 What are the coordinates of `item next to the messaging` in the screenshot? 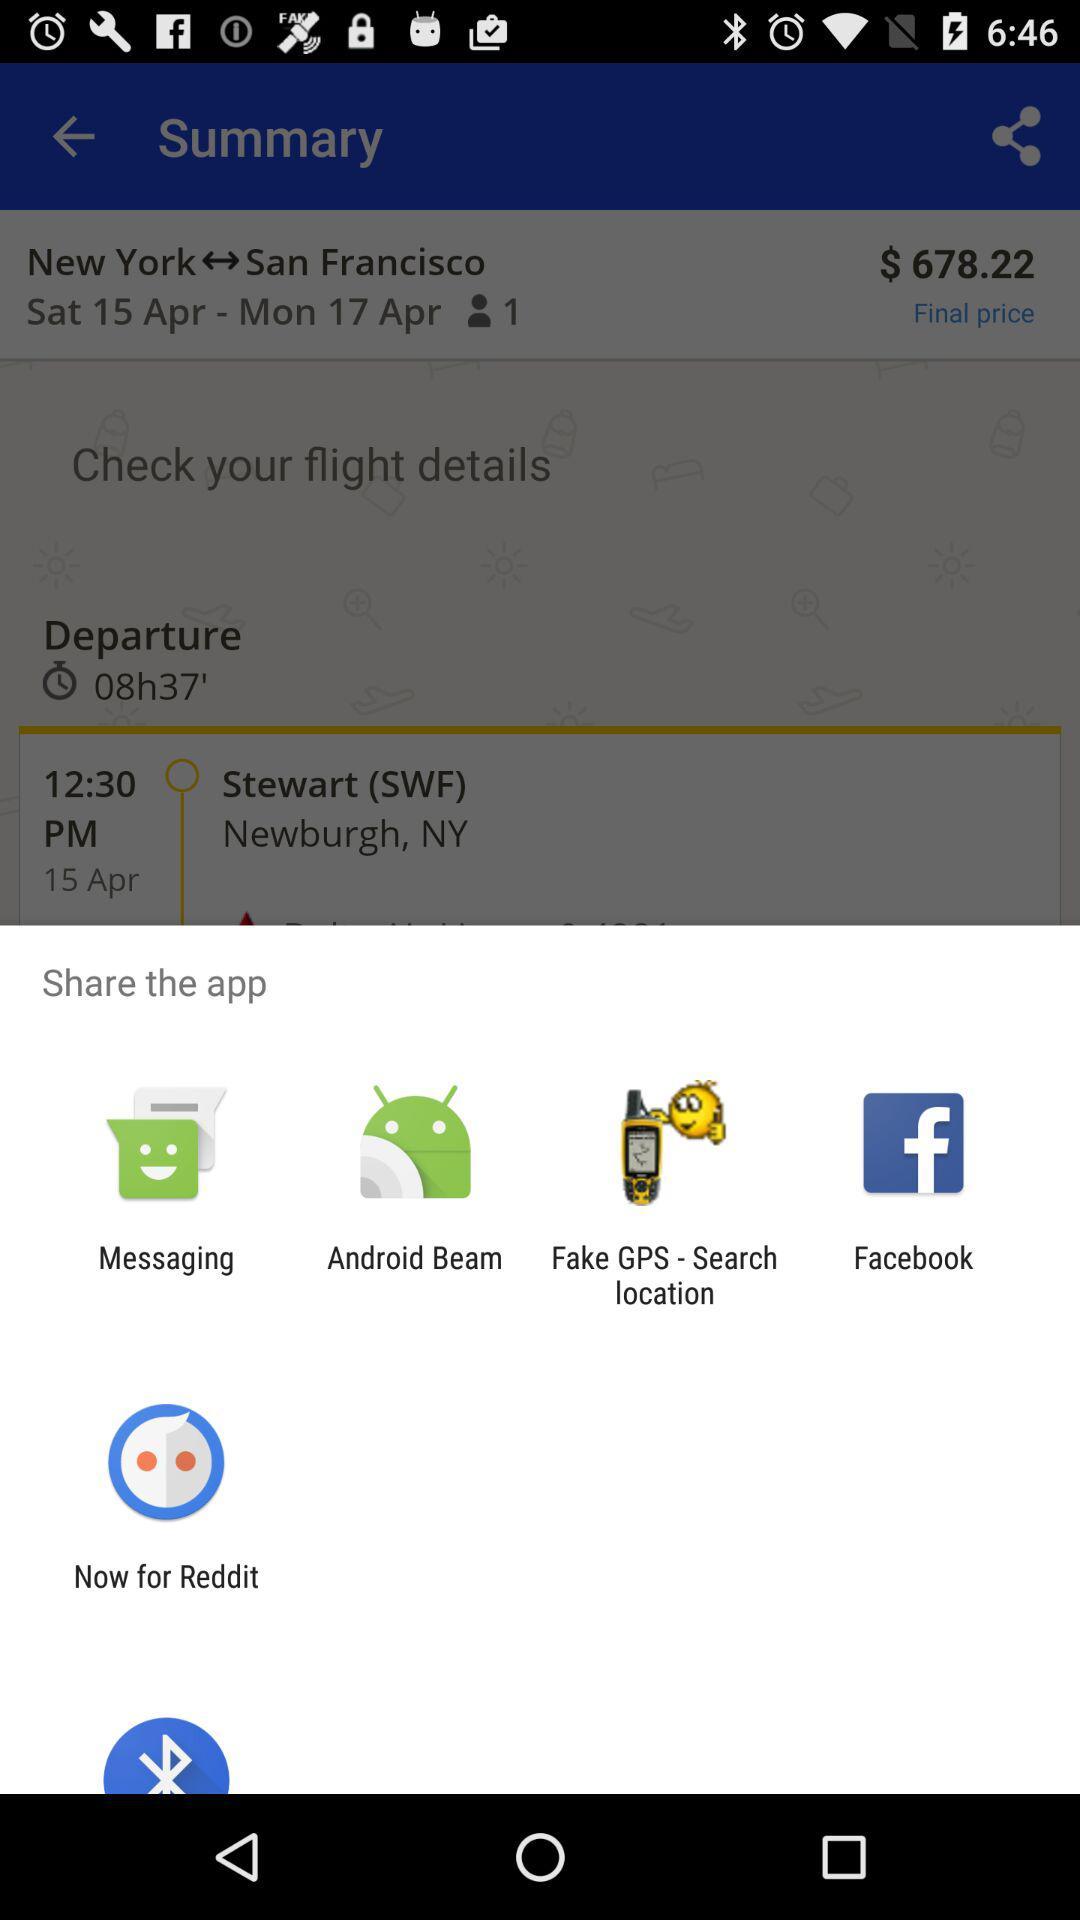 It's located at (414, 1274).